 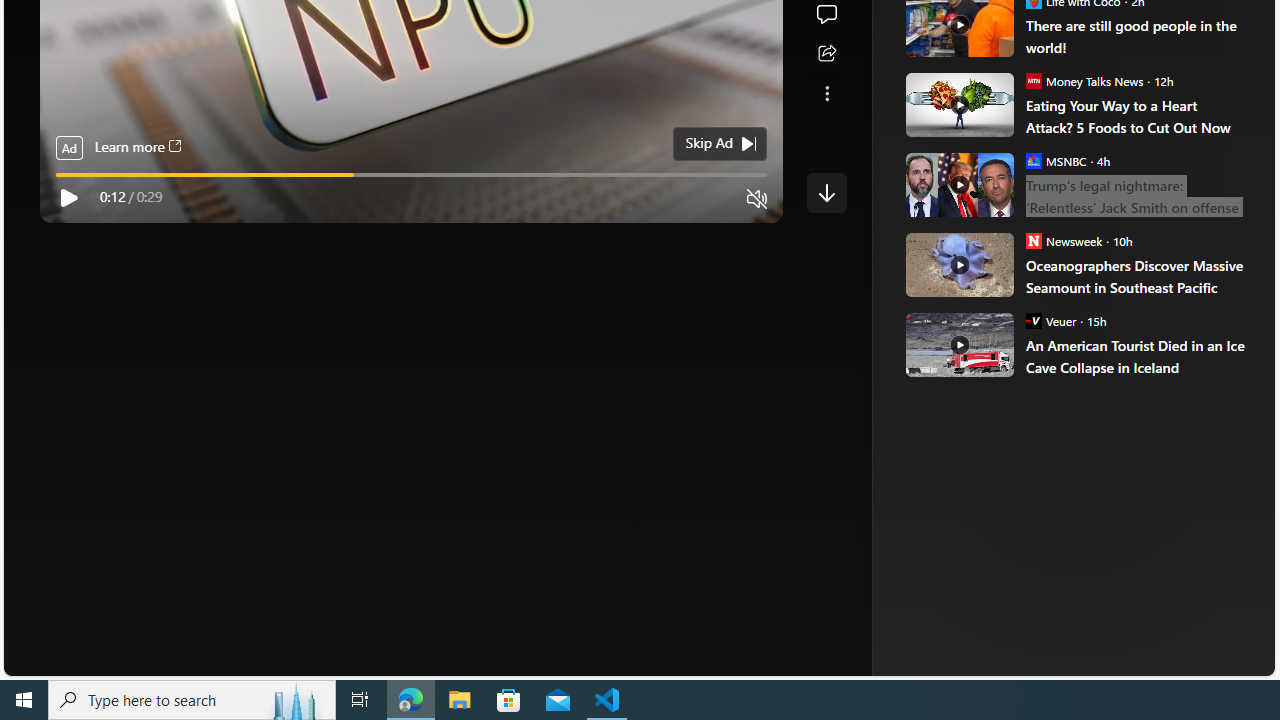 What do you see at coordinates (1033, 79) in the screenshot?
I see `'Money Talks News'` at bounding box center [1033, 79].